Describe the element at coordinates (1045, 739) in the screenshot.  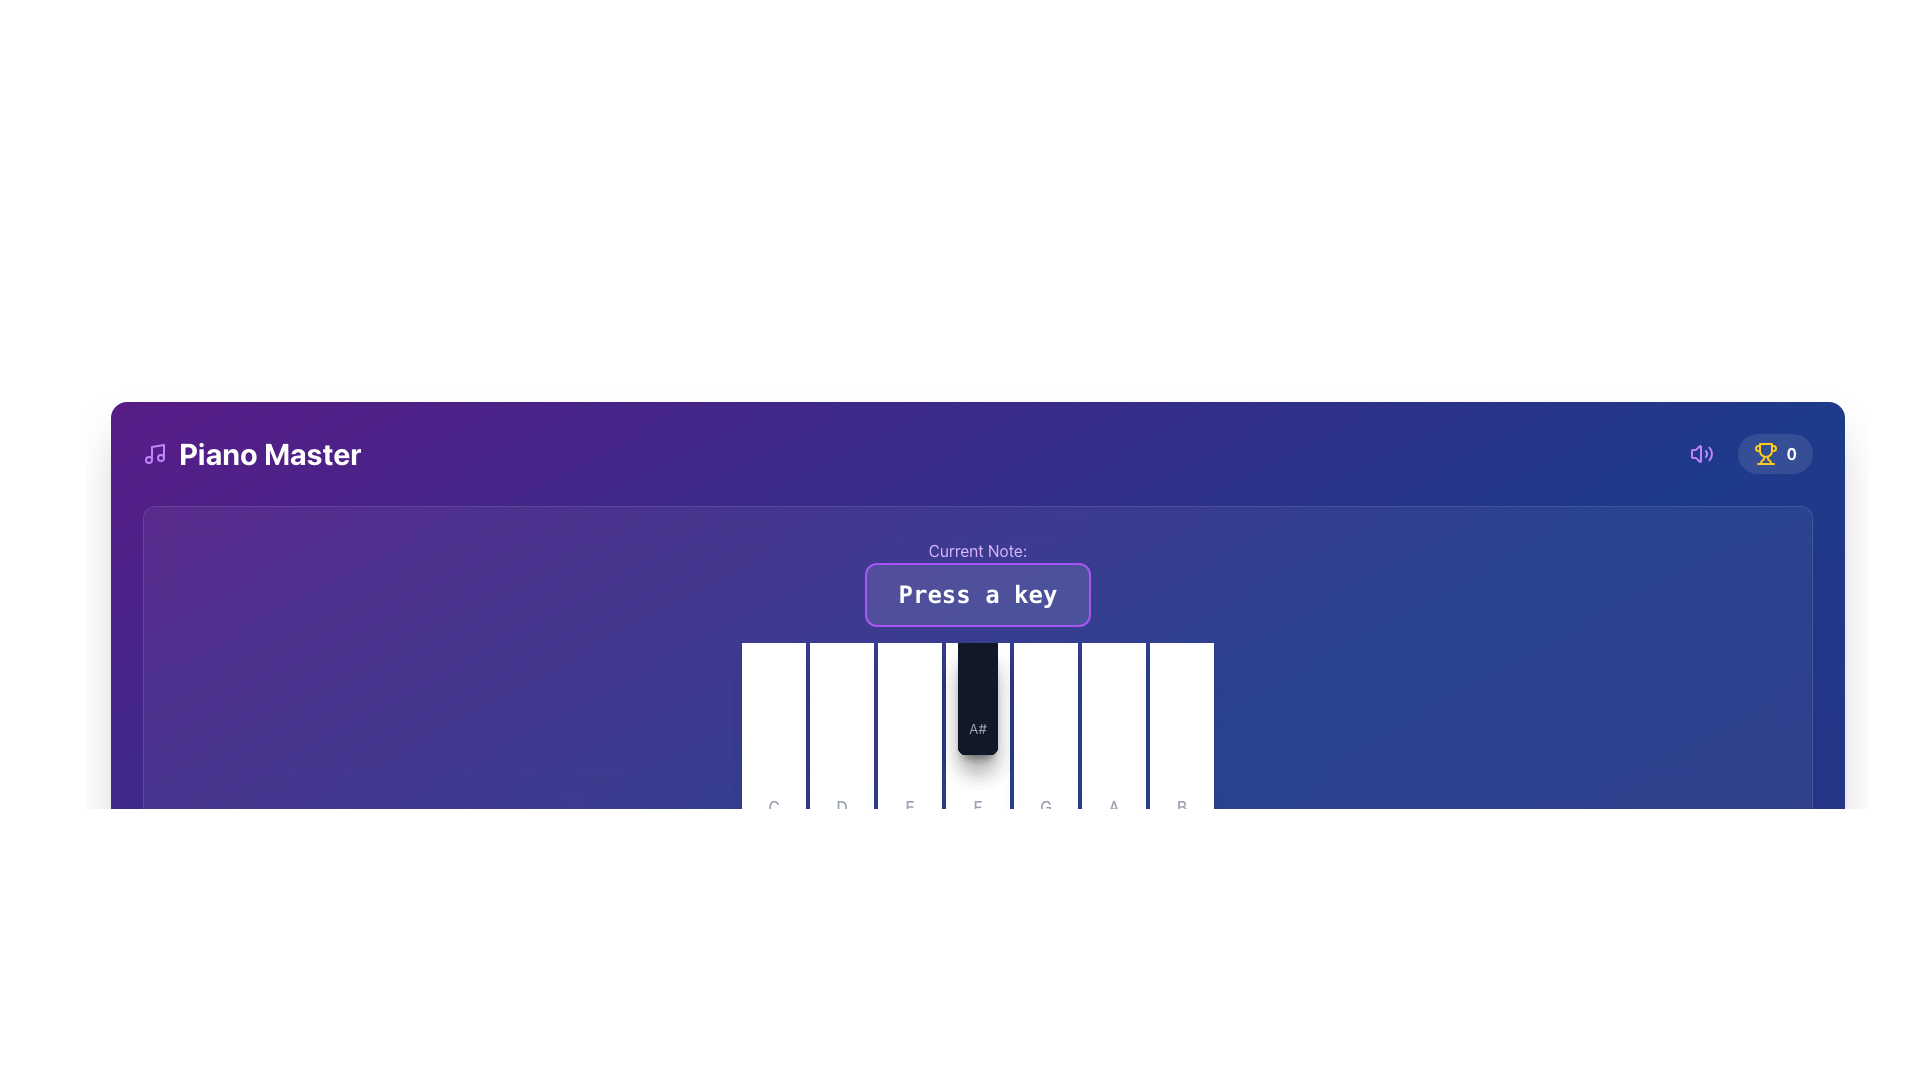
I see `the piano keyboard key representing the musical note 'G', which is the ninth key from the left, visually described as a vertical white rectangular key with a gray letter 'G' at the bottom` at that location.